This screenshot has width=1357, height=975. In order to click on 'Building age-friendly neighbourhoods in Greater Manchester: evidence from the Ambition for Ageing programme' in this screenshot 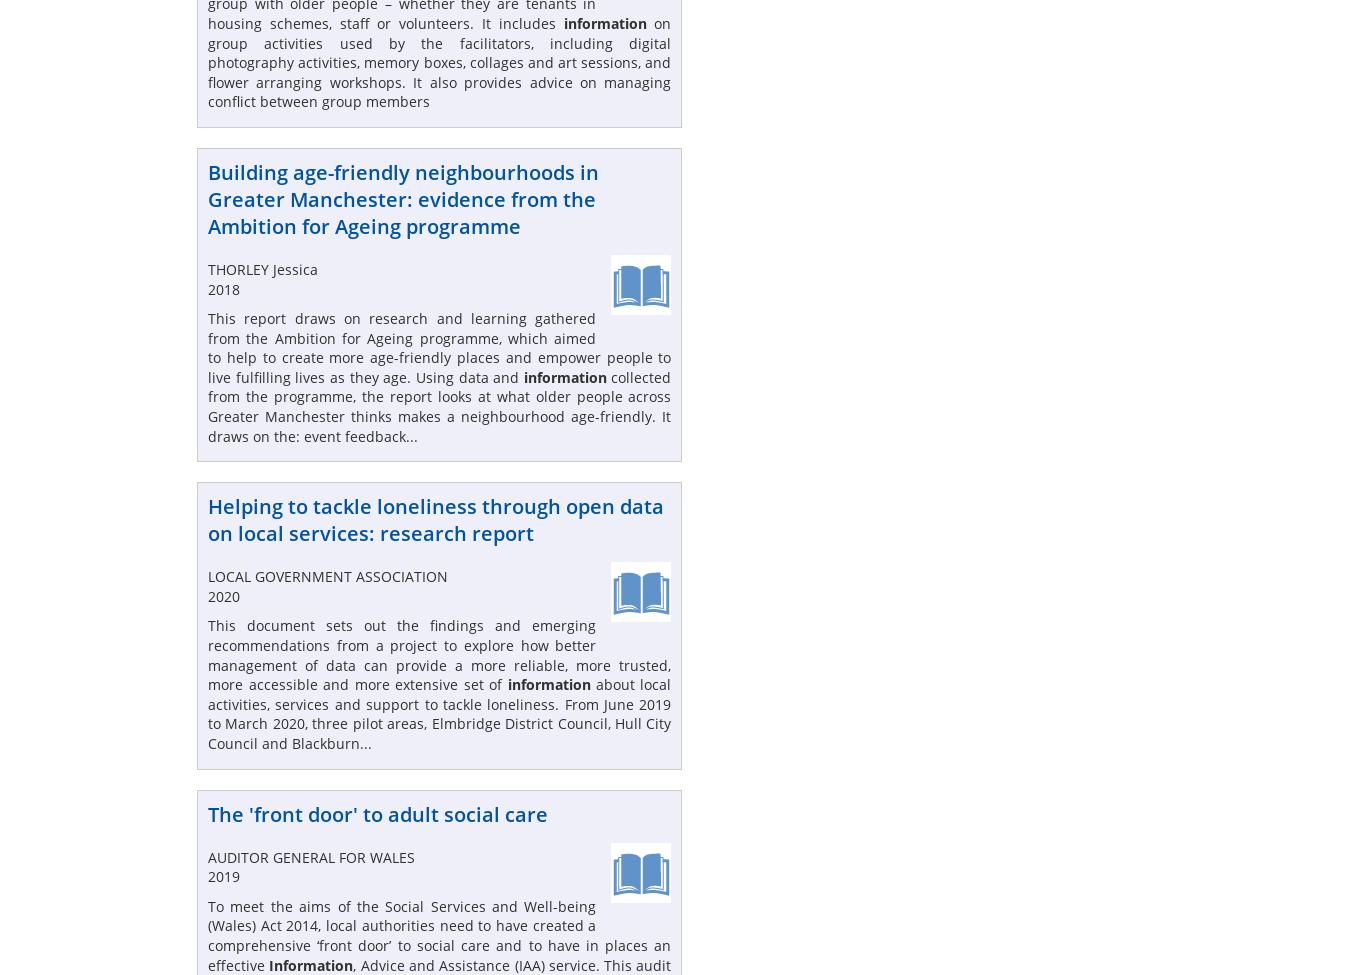, I will do `click(403, 198)`.